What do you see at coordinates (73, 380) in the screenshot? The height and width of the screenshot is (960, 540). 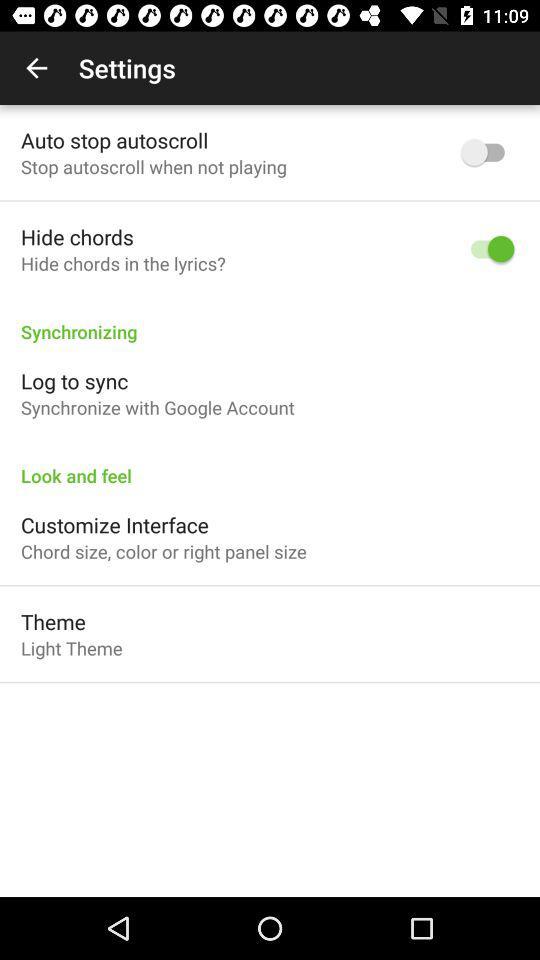 I see `log to sync icon` at bounding box center [73, 380].